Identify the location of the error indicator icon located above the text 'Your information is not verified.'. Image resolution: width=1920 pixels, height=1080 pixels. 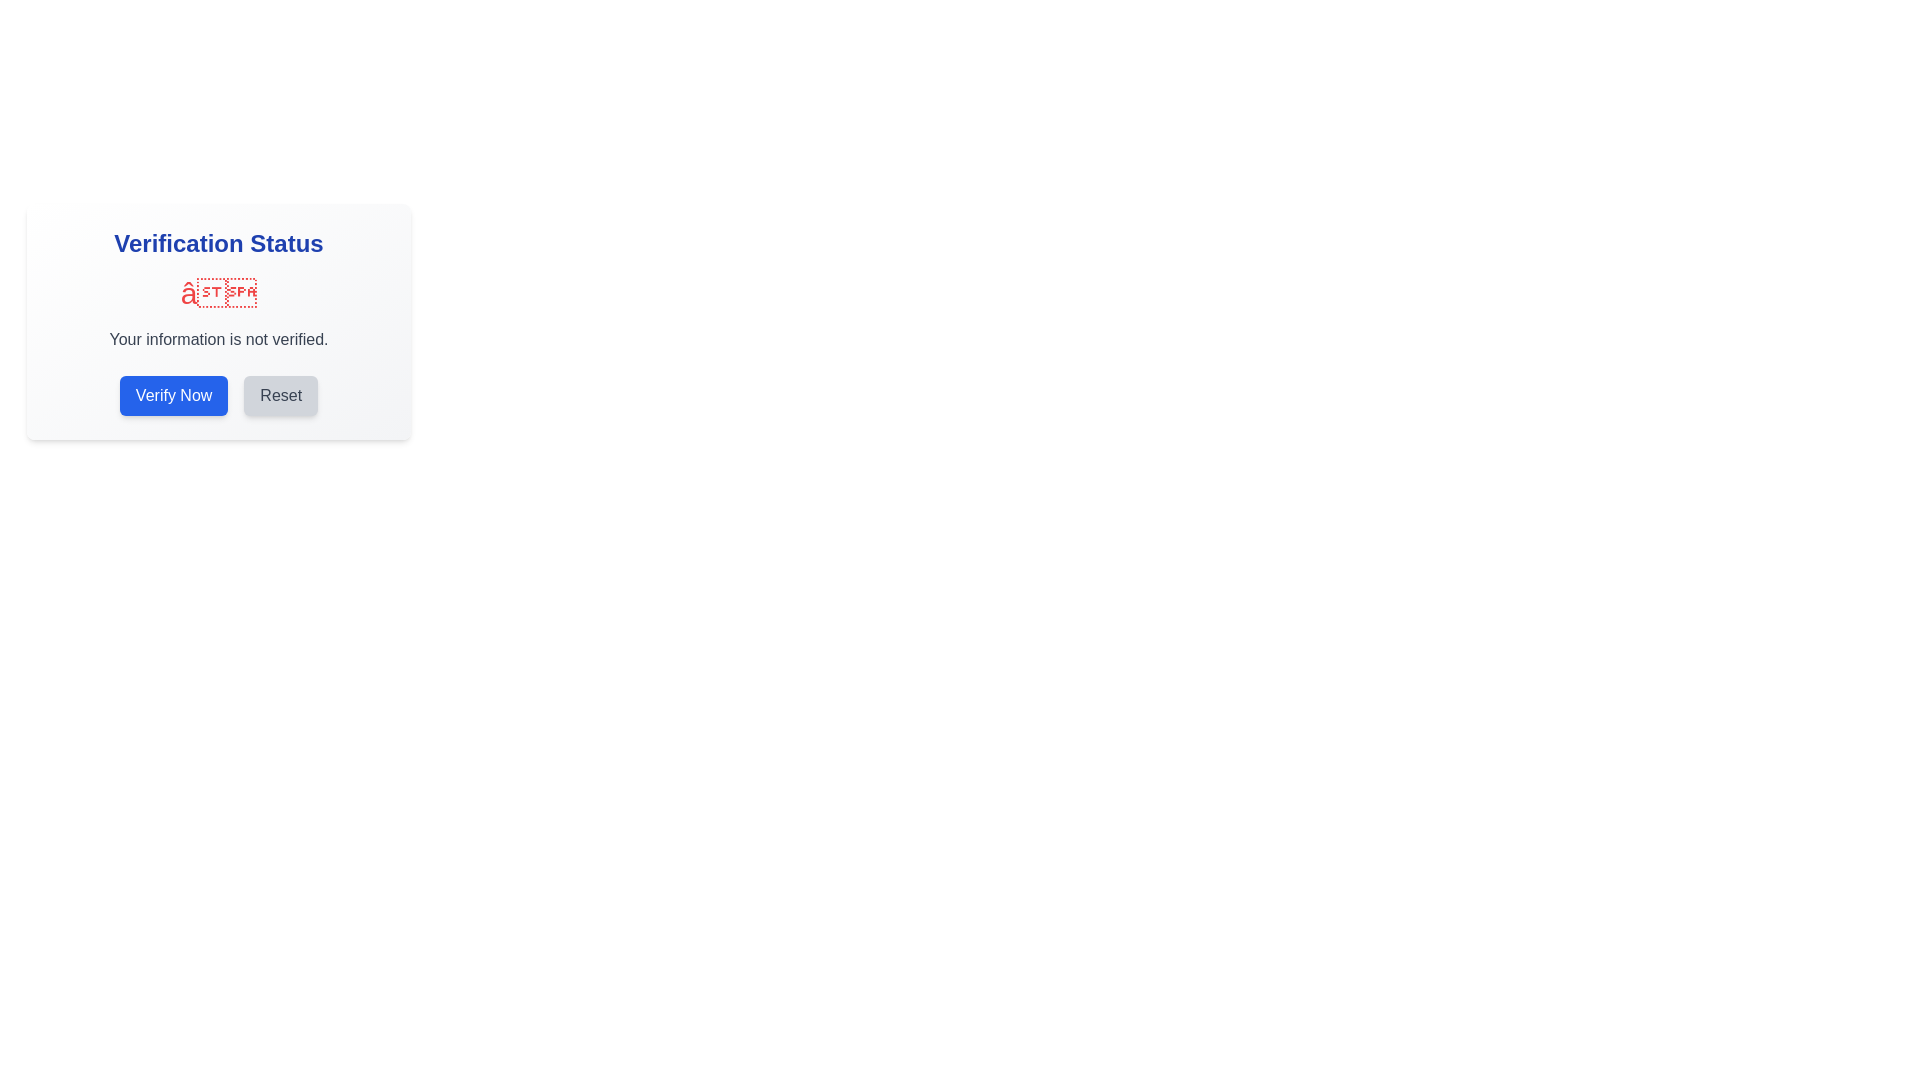
(219, 293).